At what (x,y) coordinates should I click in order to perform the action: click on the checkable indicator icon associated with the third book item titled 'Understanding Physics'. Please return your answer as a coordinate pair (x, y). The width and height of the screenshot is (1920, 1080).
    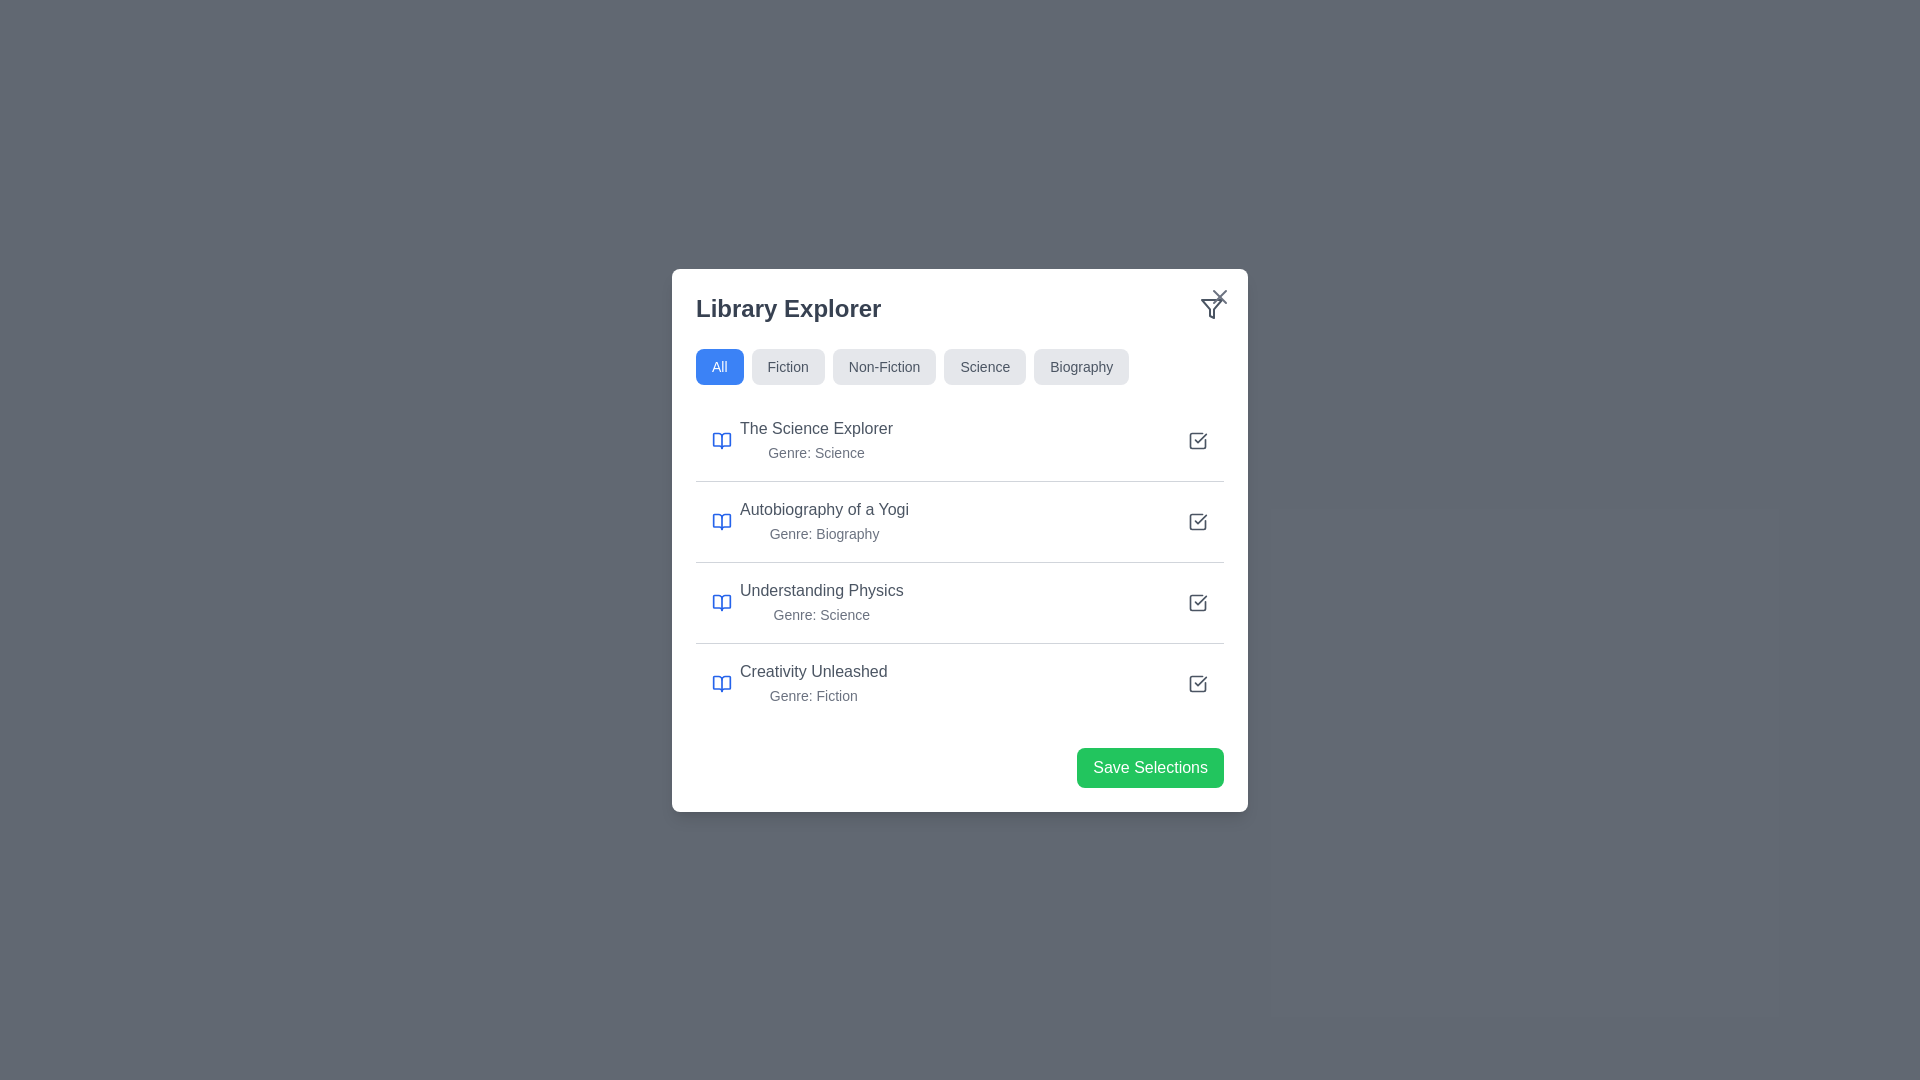
    Looking at the image, I should click on (1198, 601).